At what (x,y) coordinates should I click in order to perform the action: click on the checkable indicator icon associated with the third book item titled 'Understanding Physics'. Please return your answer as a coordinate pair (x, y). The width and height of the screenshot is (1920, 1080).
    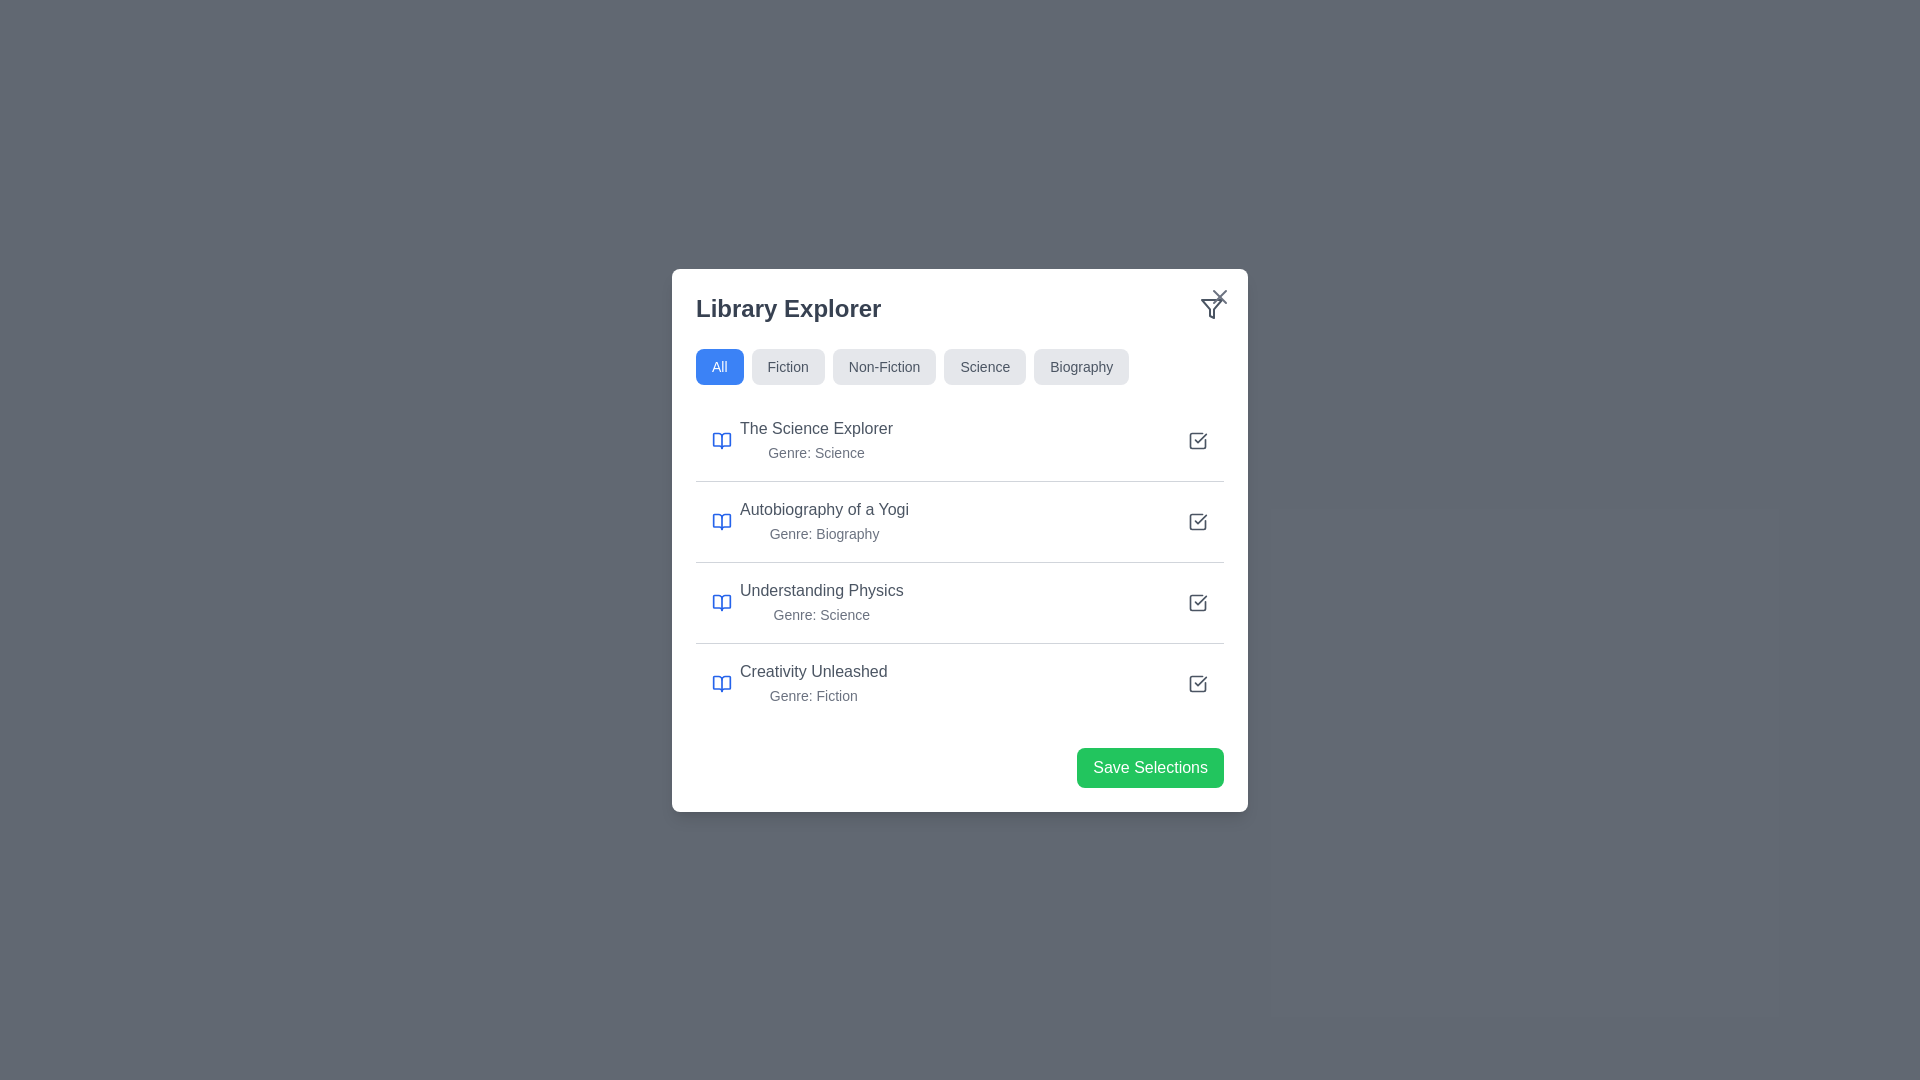
    Looking at the image, I should click on (1198, 601).